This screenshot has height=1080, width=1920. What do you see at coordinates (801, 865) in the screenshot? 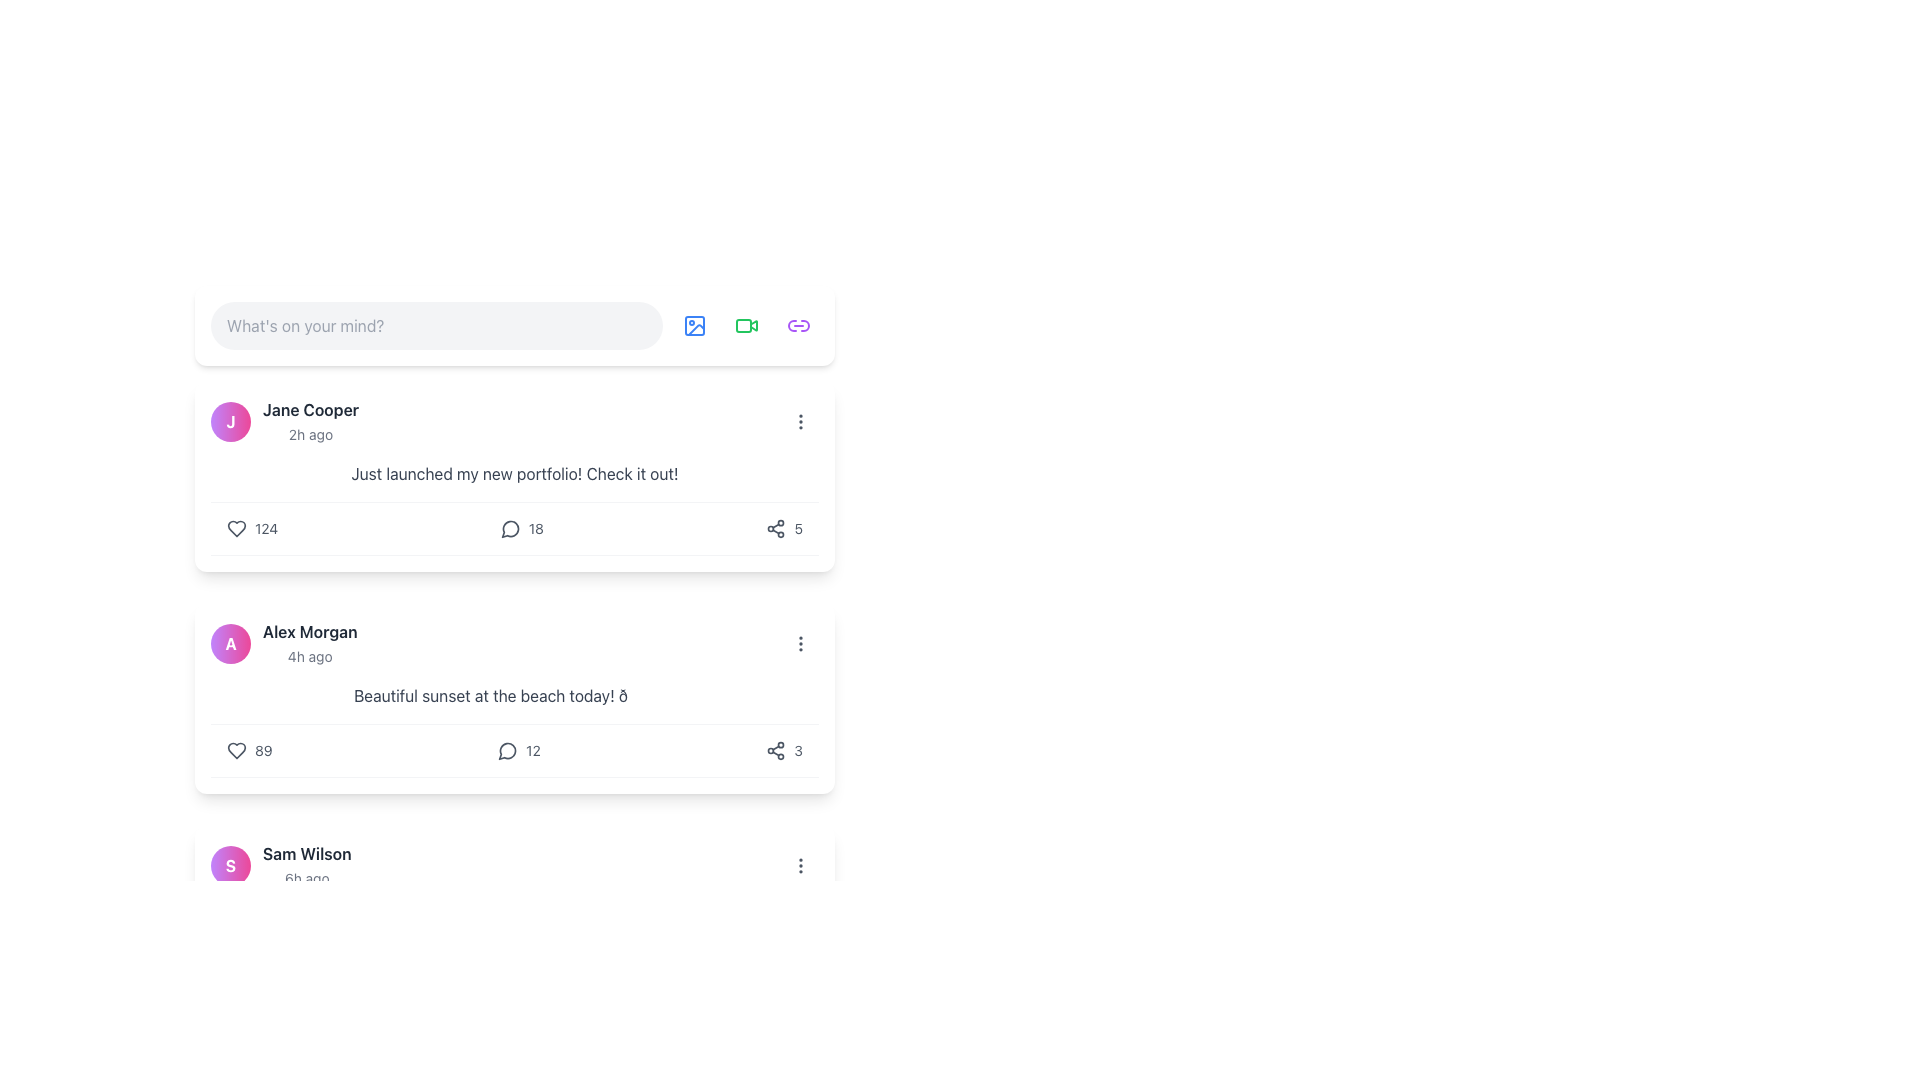
I see `the button styled as a circle with a gray hover effect containing a vertical ellipsis icon, located at the bottom-right corner of the card for user 'Sam Wilson', to activate the hover effect` at bounding box center [801, 865].